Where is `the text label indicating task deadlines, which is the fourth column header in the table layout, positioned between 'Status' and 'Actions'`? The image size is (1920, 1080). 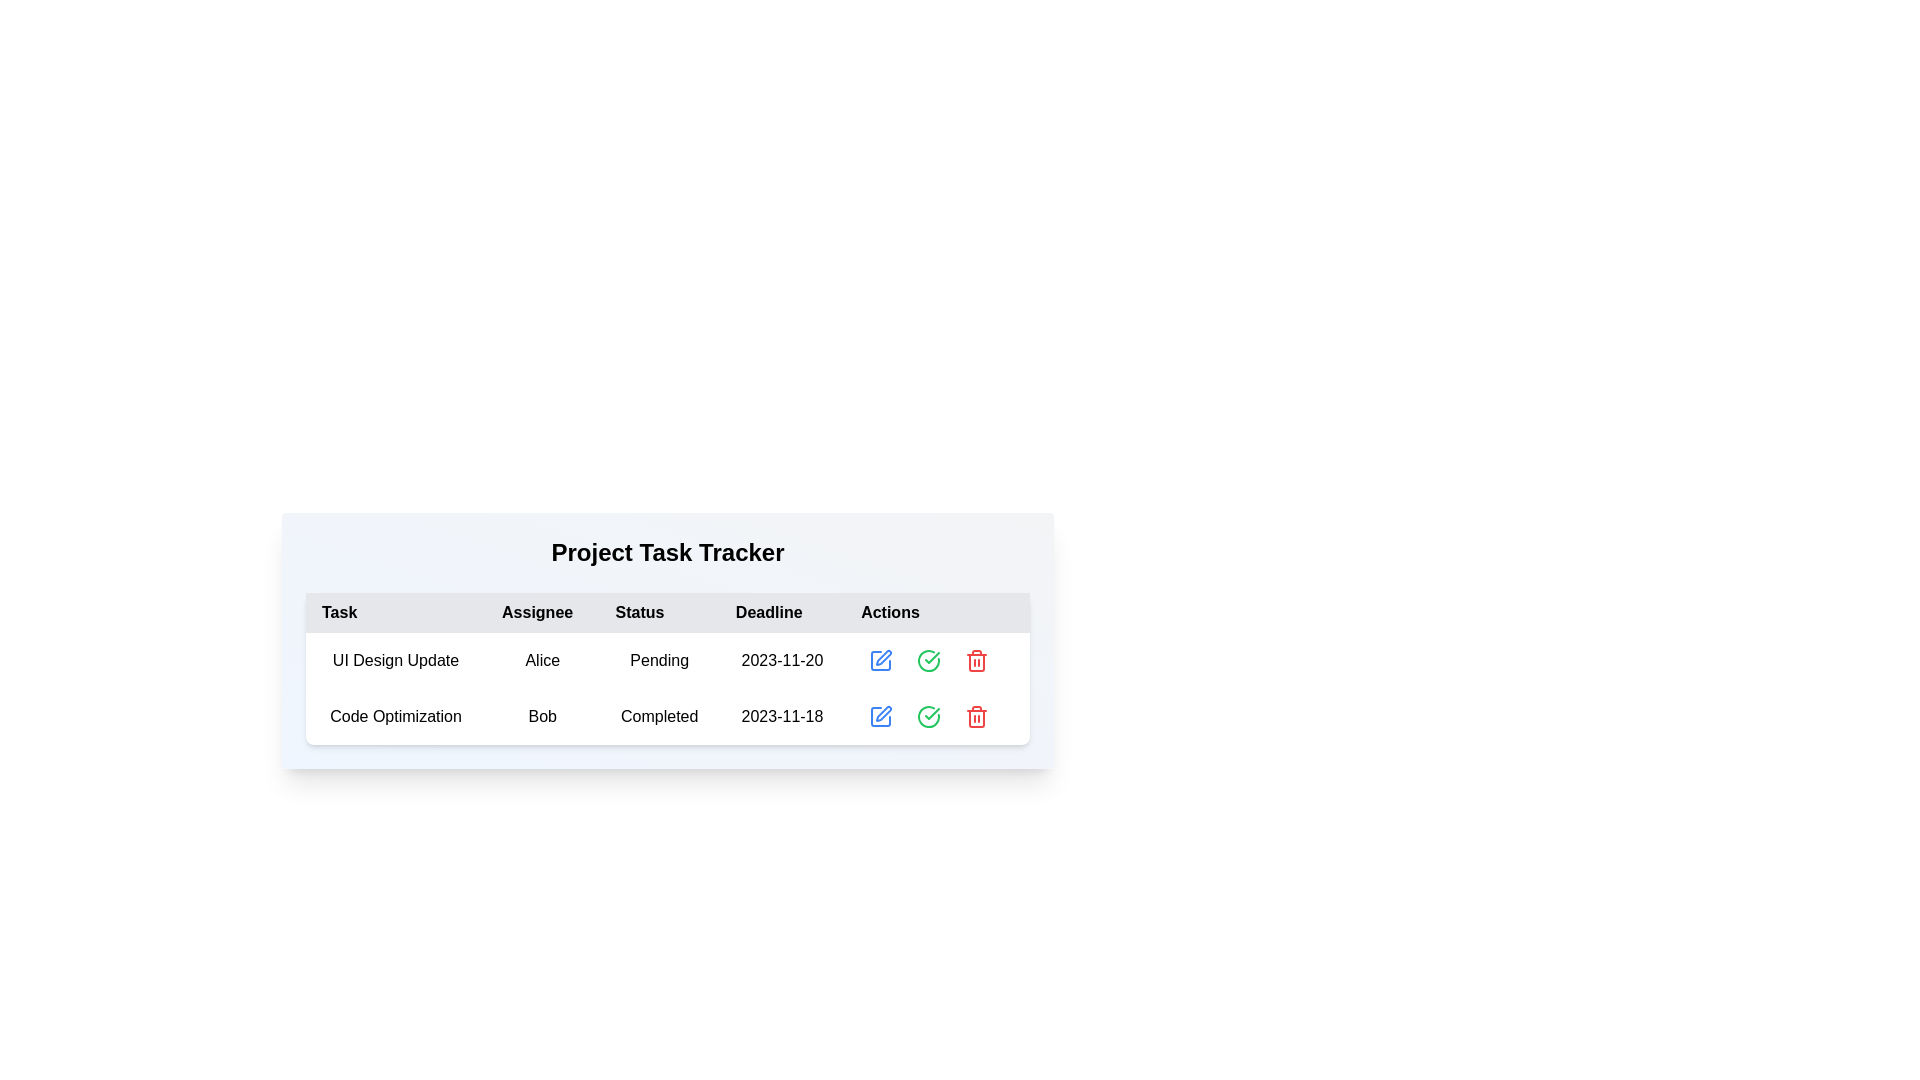 the text label indicating task deadlines, which is the fourth column header in the table layout, positioned between 'Status' and 'Actions' is located at coordinates (781, 612).